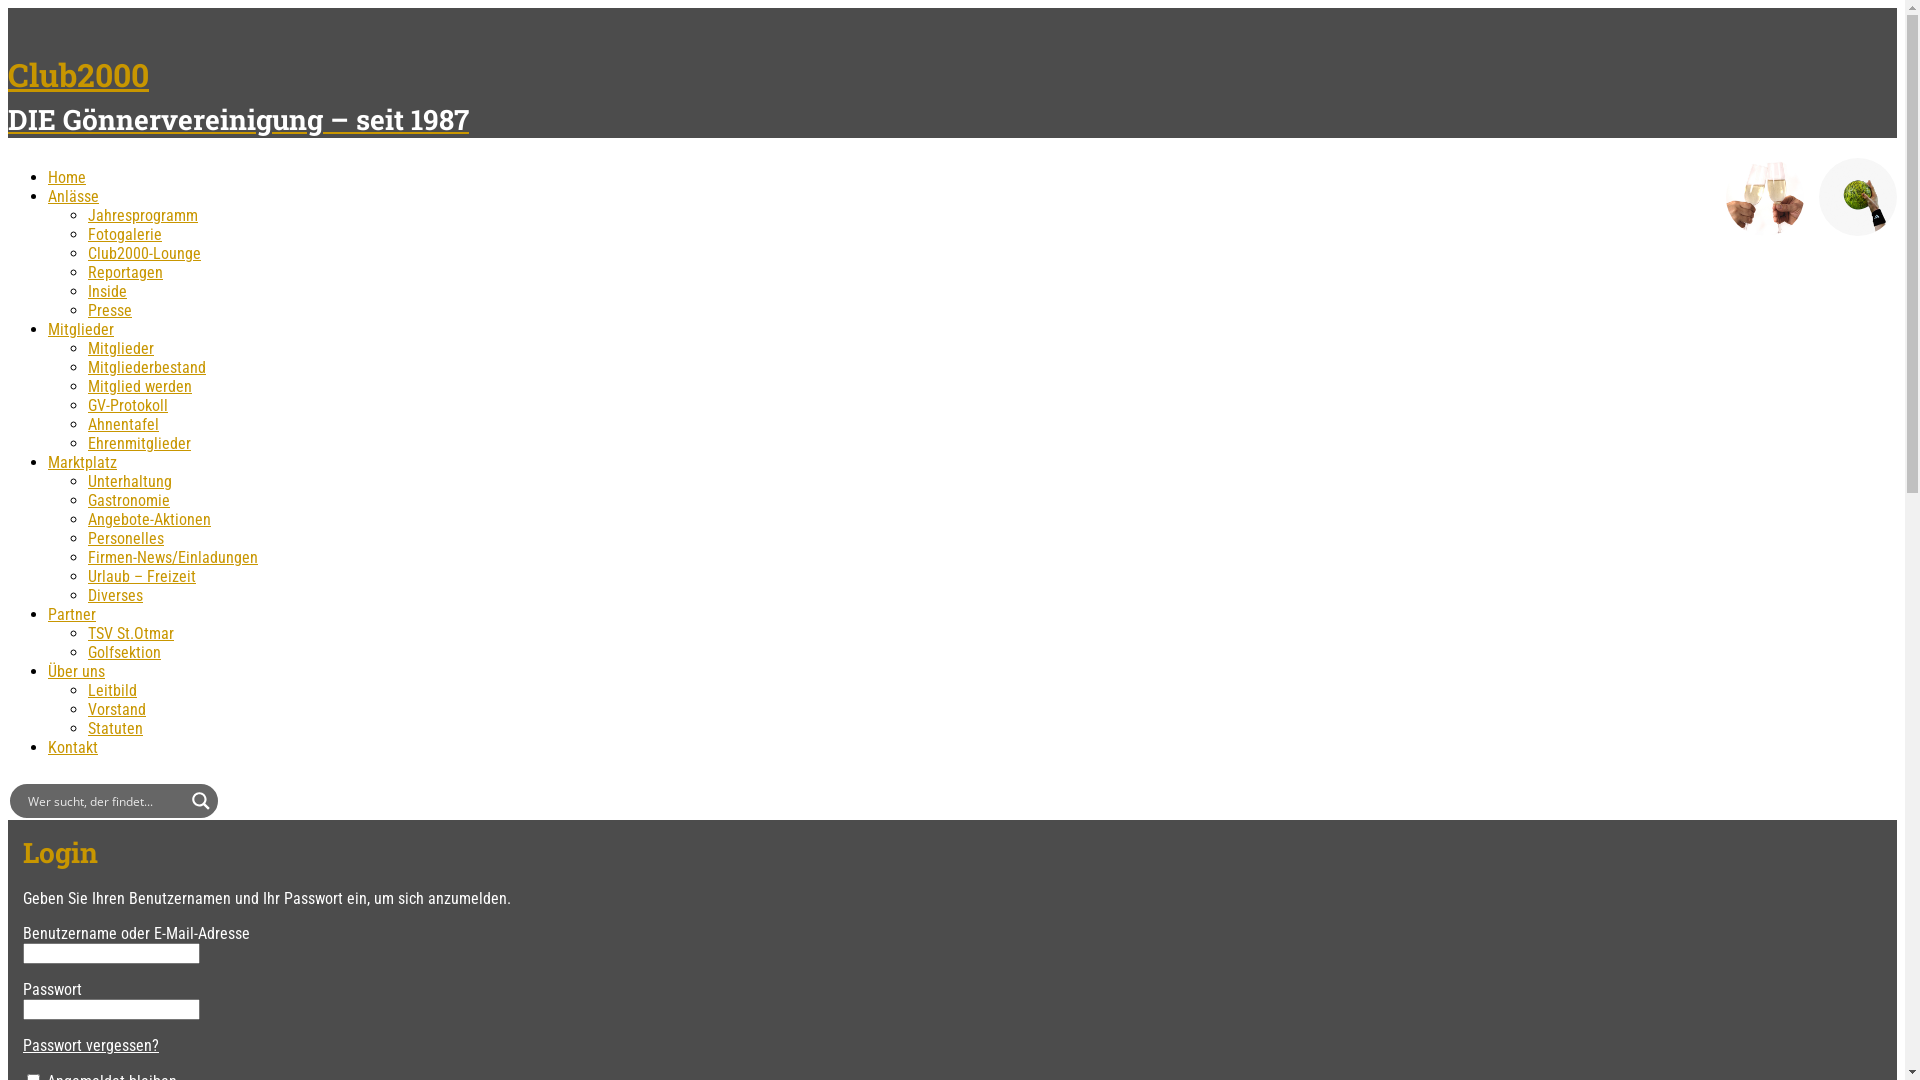 The height and width of the screenshot is (1080, 1920). I want to click on 'Leitbild', so click(111, 689).